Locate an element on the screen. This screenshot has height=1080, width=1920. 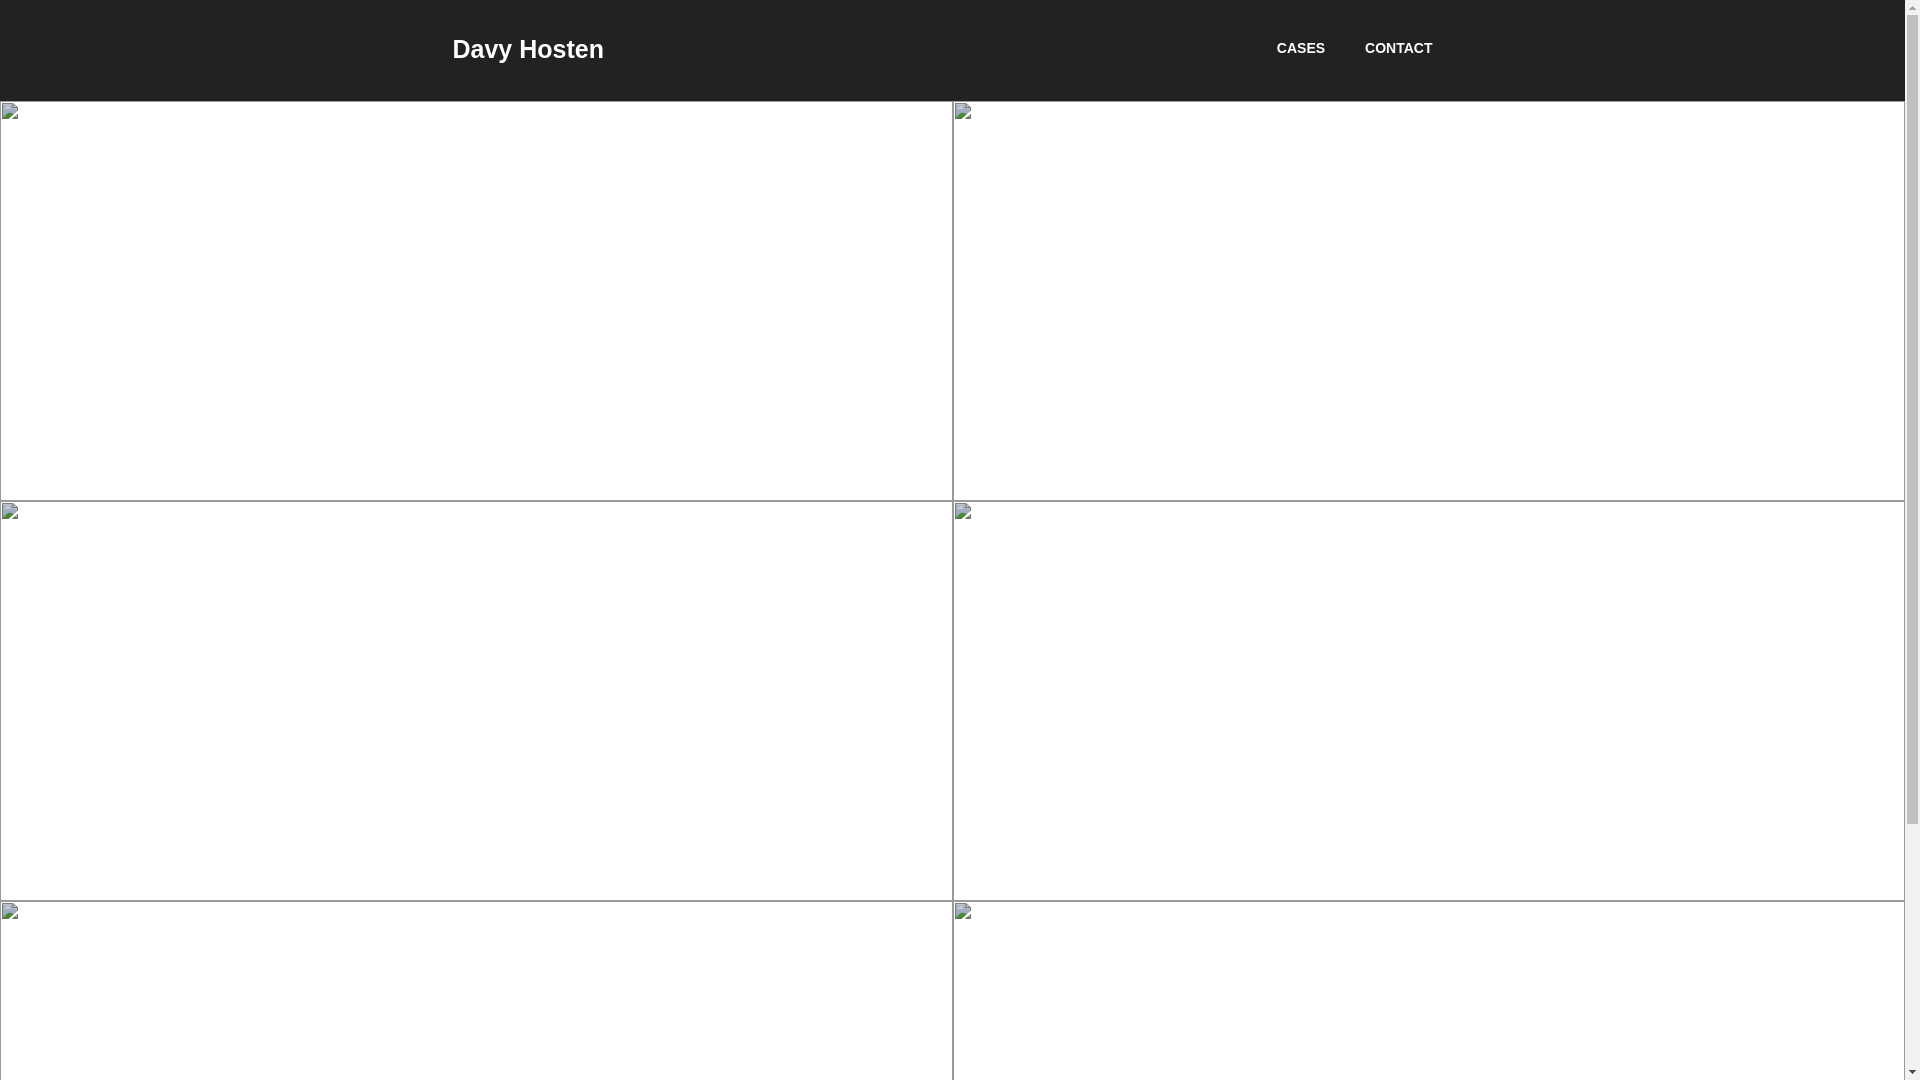
'Davy Hosten' is located at coordinates (527, 48).